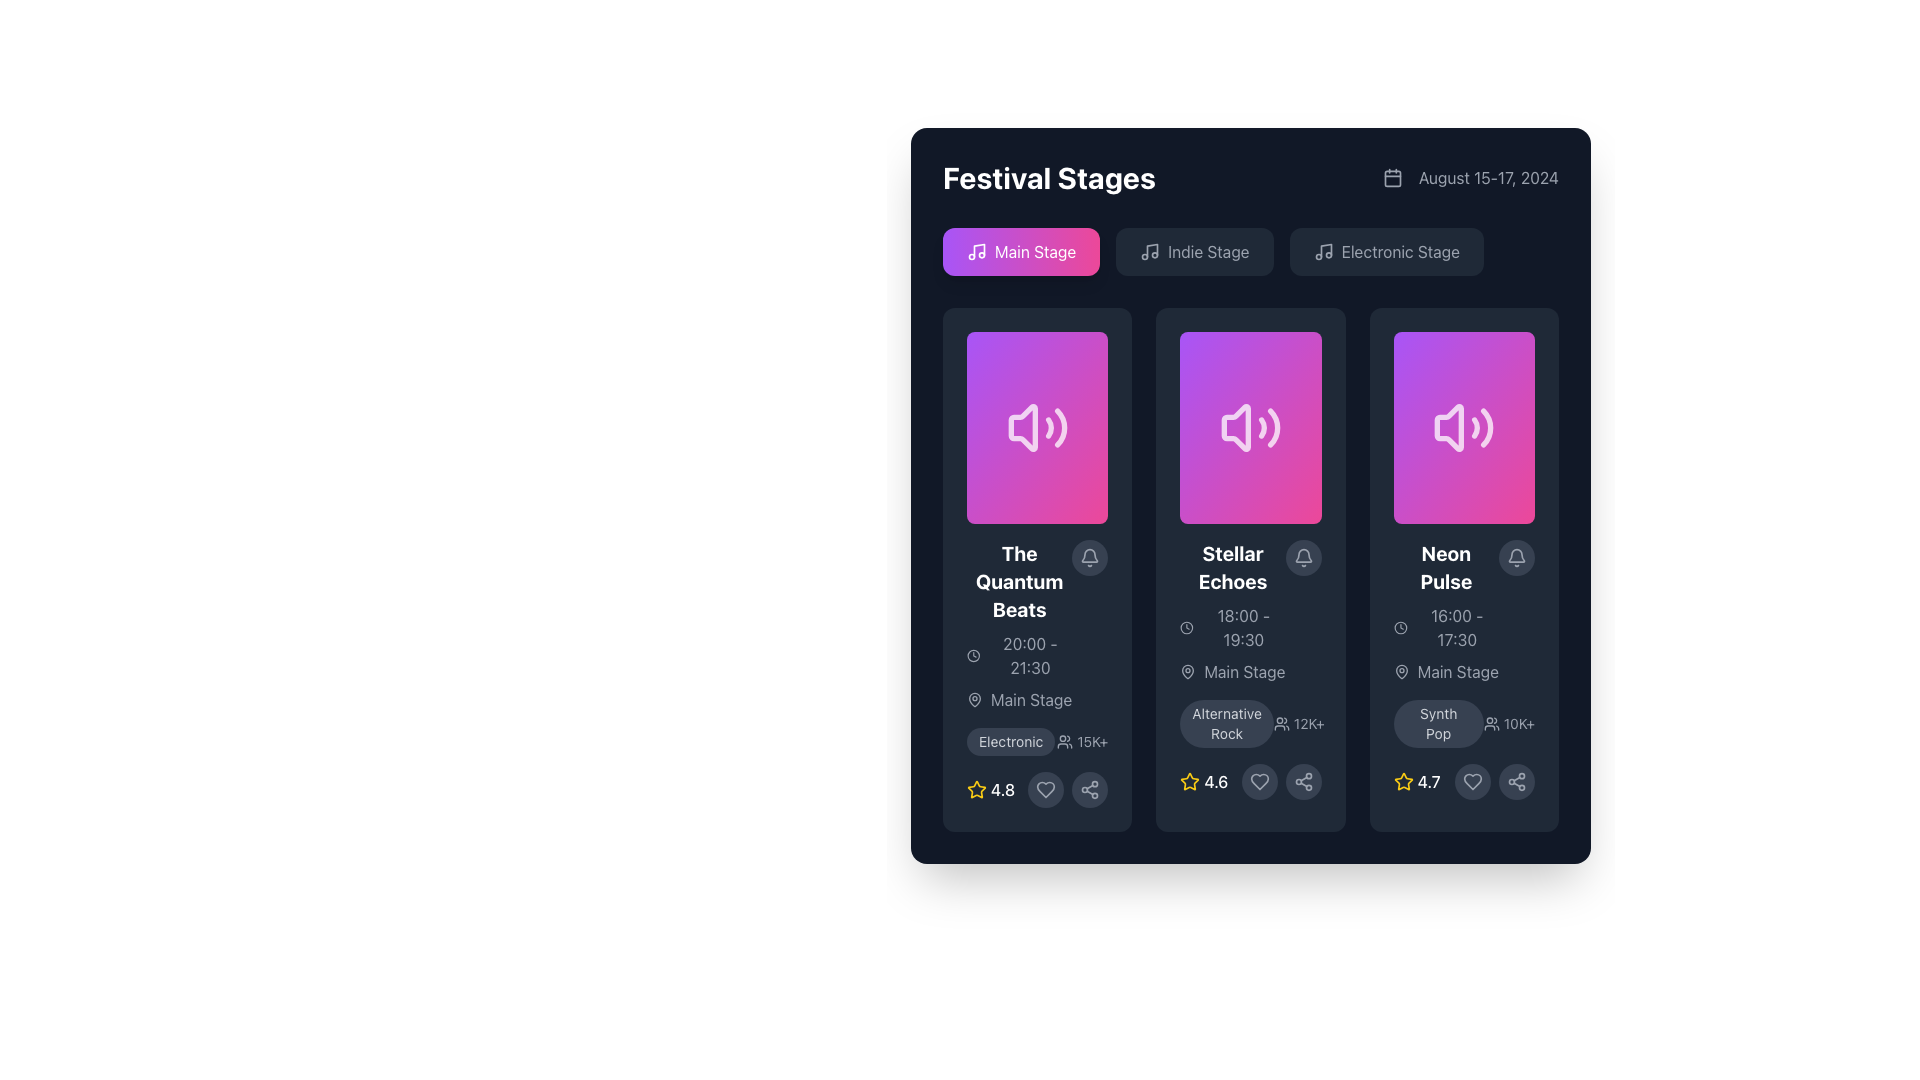  I want to click on the static text element serving as the title for the section introducing the content related to 'Festival Stages.', so click(1048, 176).